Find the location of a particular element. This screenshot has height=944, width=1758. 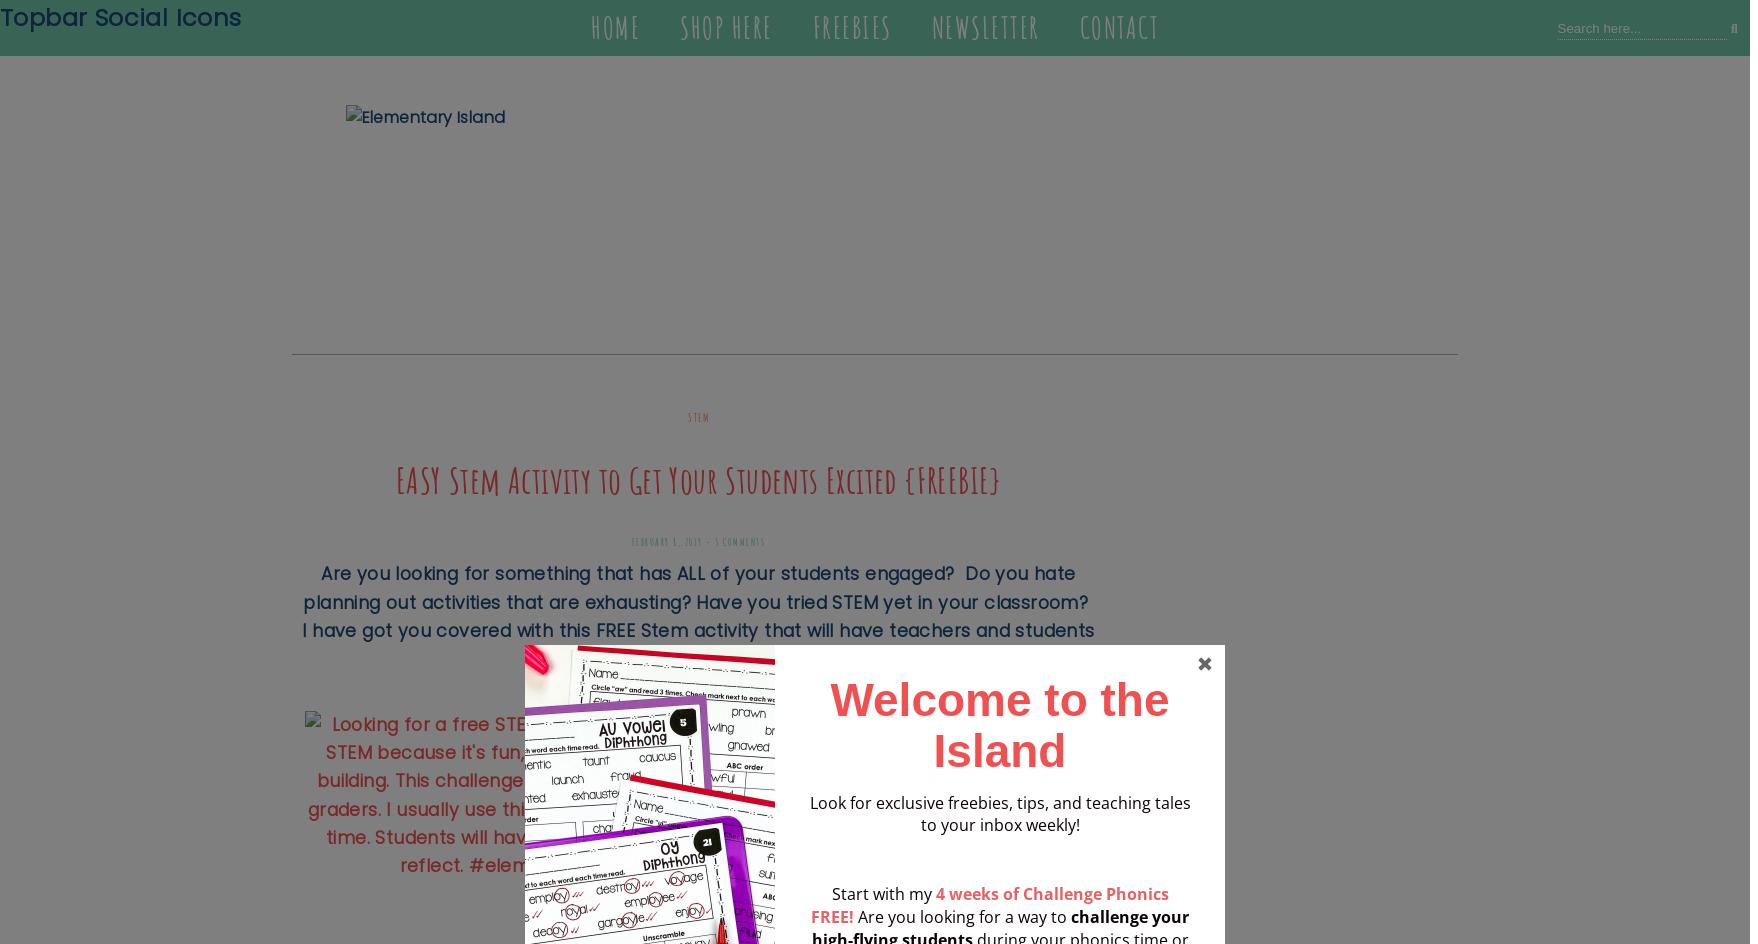

'Home' is located at coordinates (591, 27).